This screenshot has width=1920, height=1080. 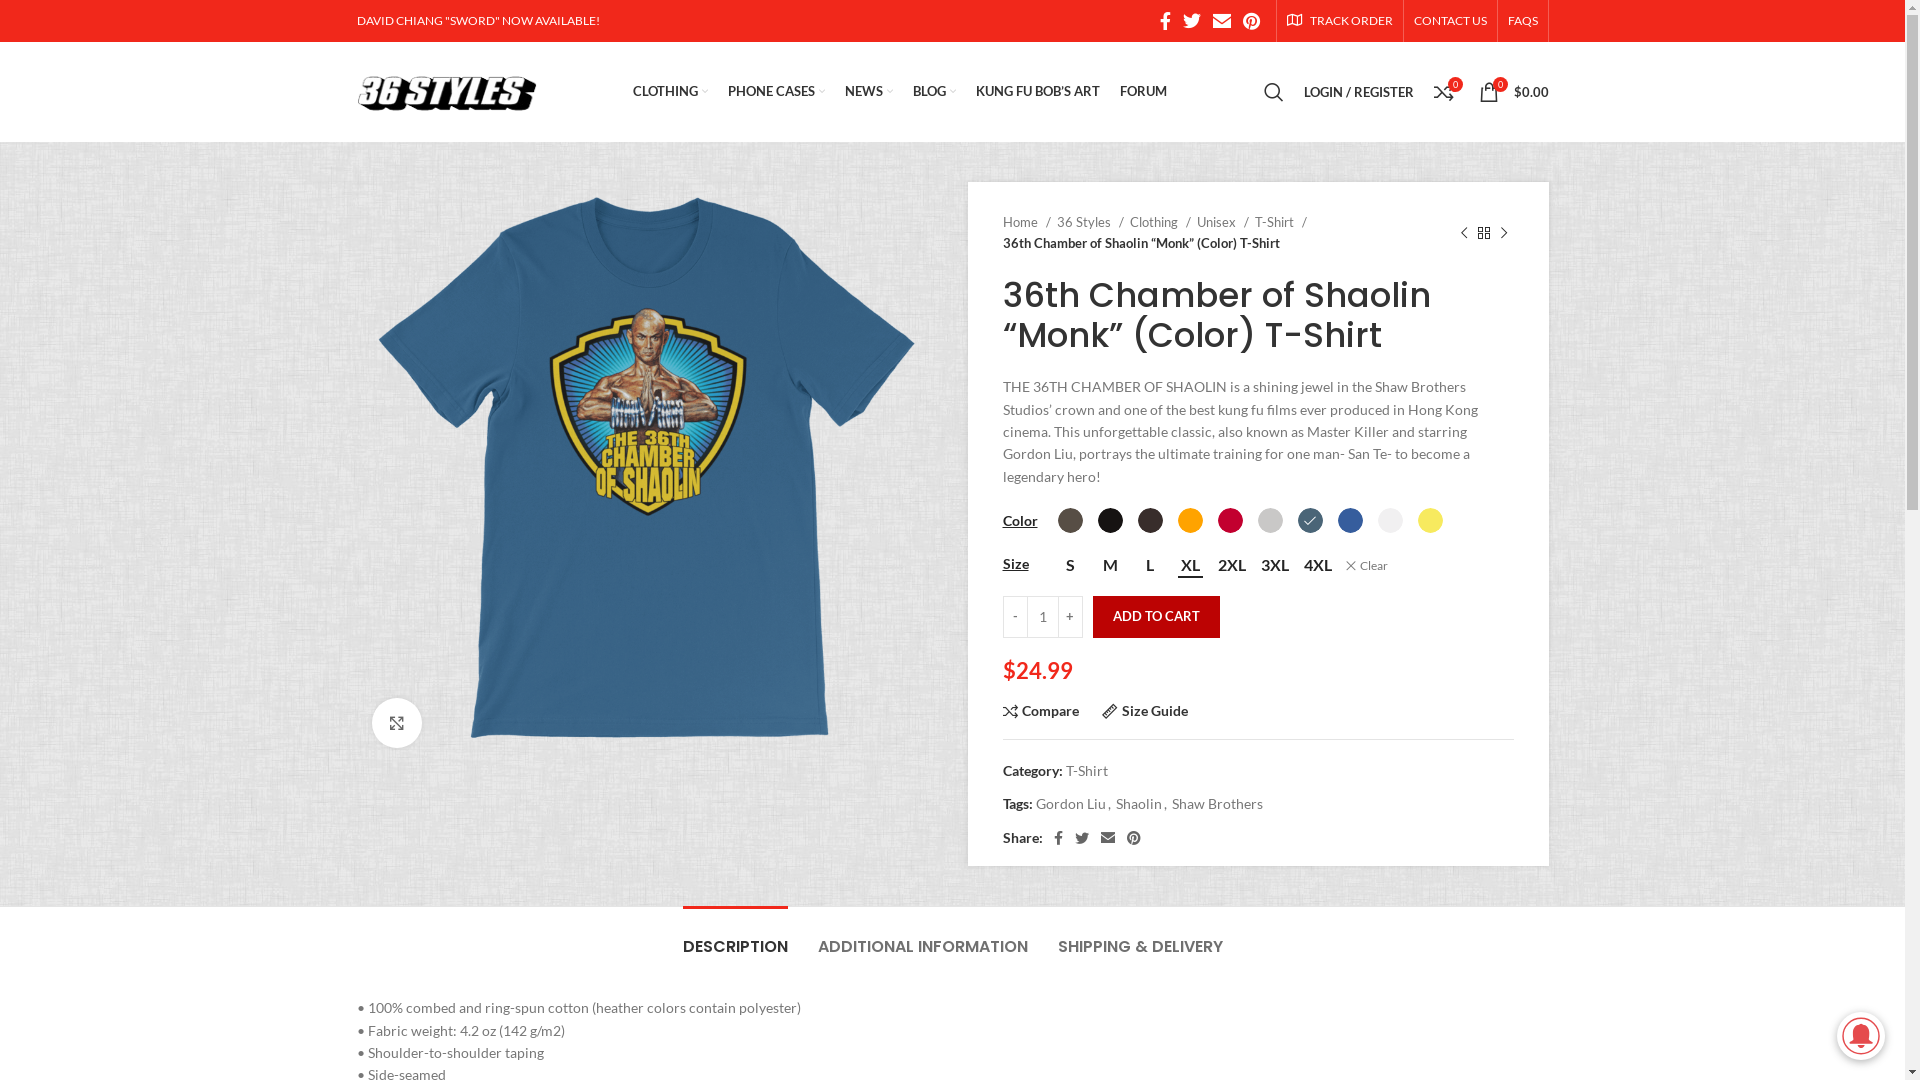 What do you see at coordinates (1140, 936) in the screenshot?
I see `'SHIPPING & DELIVERY'` at bounding box center [1140, 936].